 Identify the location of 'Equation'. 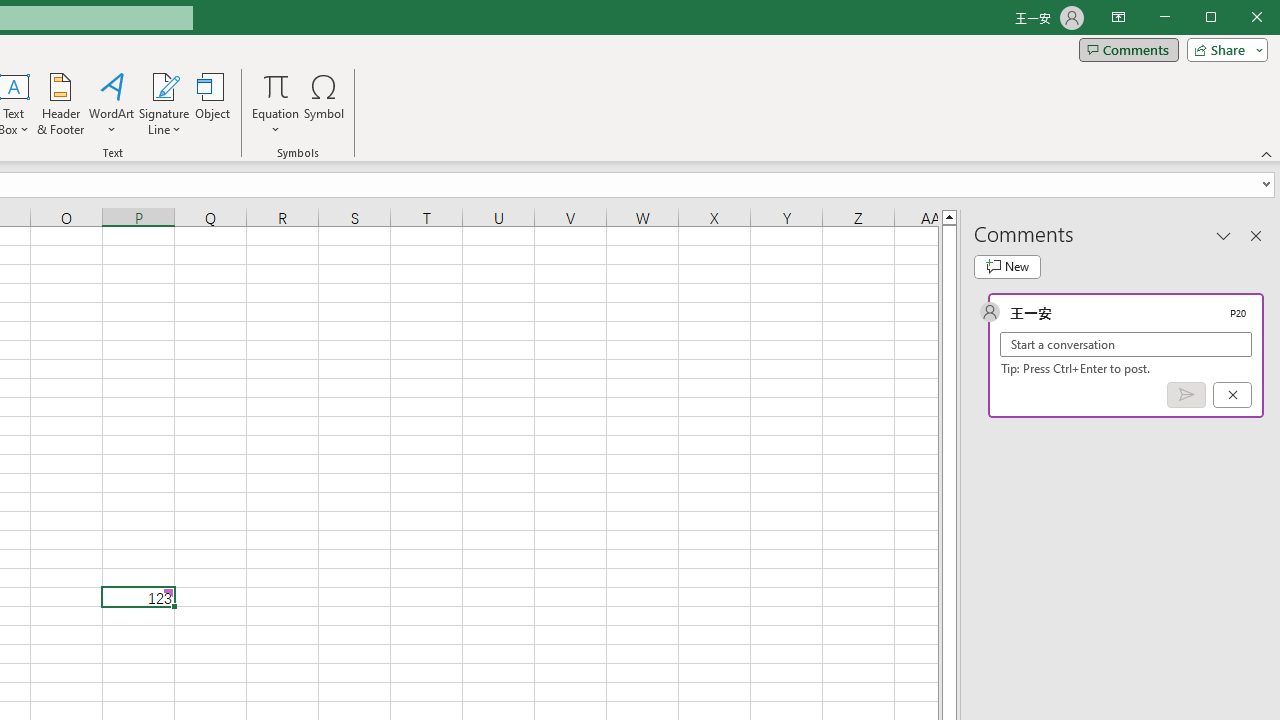
(274, 85).